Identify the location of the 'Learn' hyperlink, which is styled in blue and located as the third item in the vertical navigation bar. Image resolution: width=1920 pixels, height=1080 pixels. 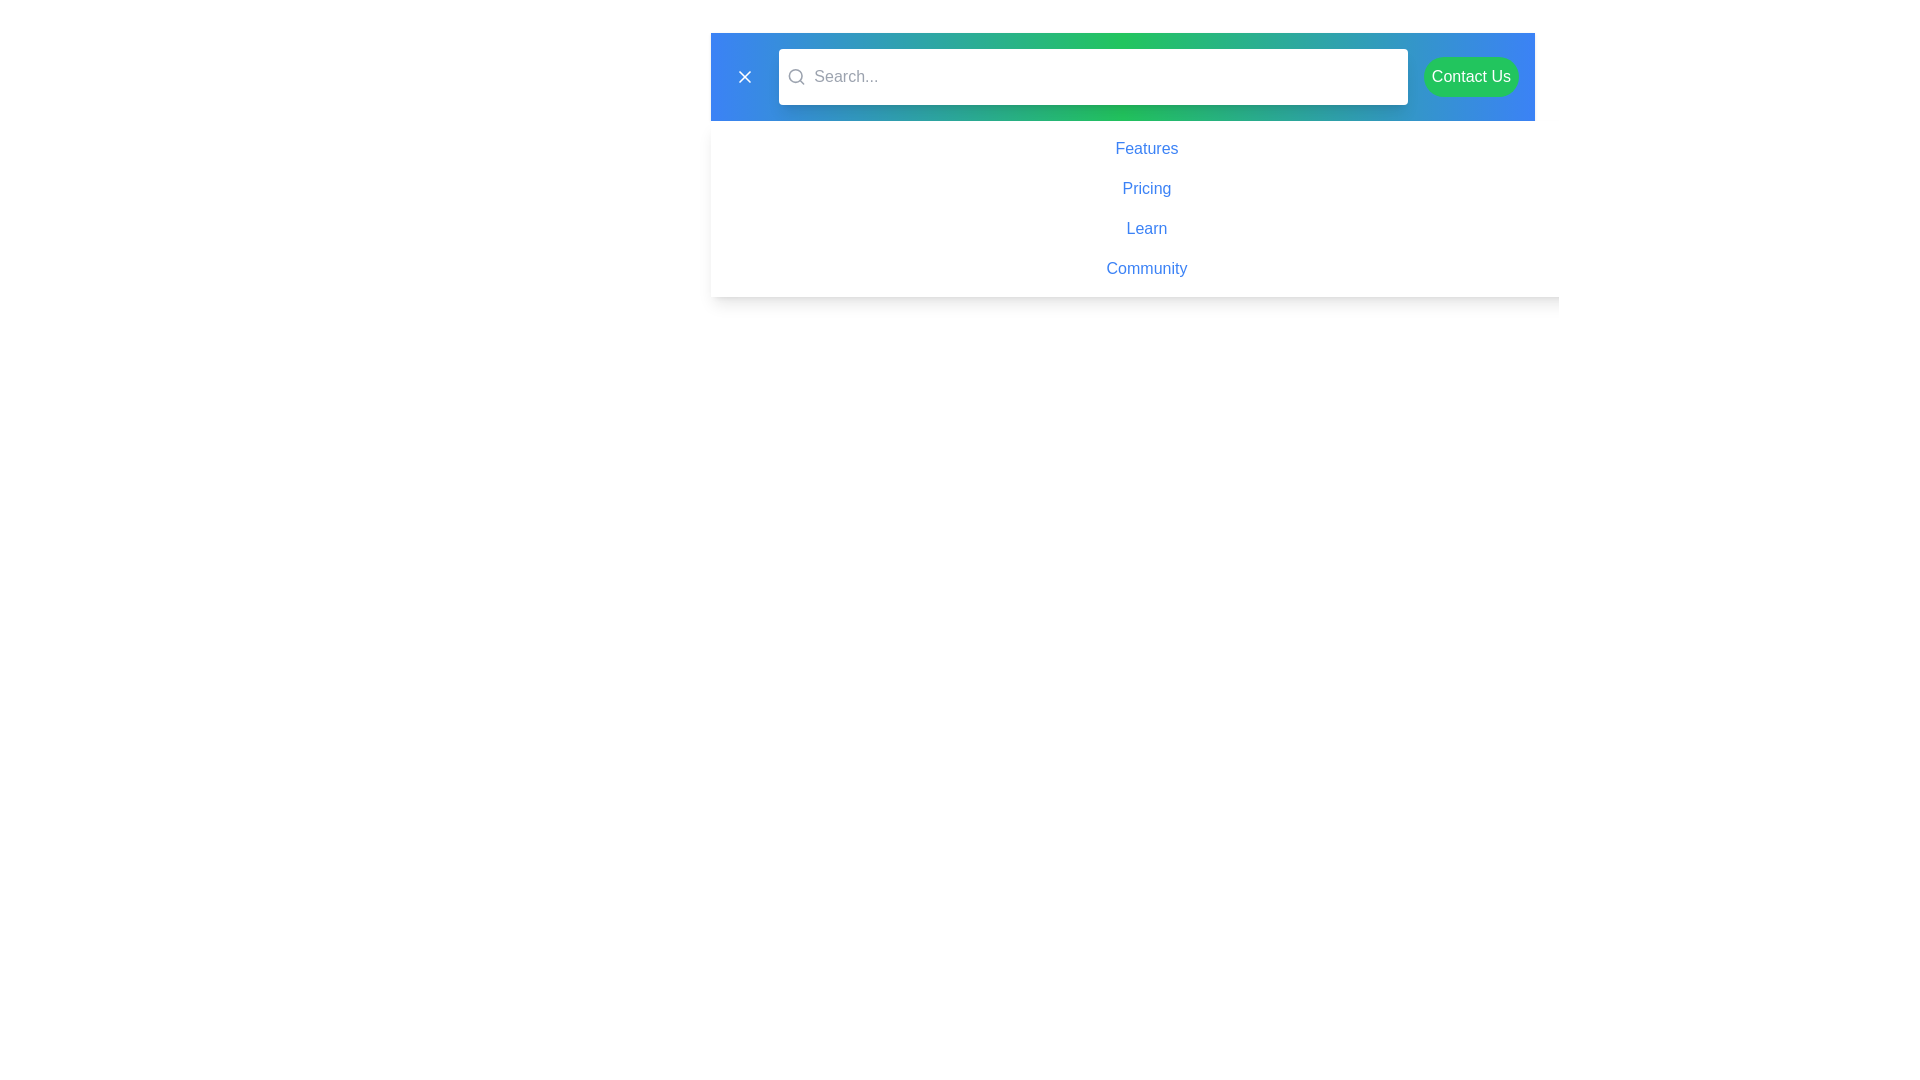
(1147, 227).